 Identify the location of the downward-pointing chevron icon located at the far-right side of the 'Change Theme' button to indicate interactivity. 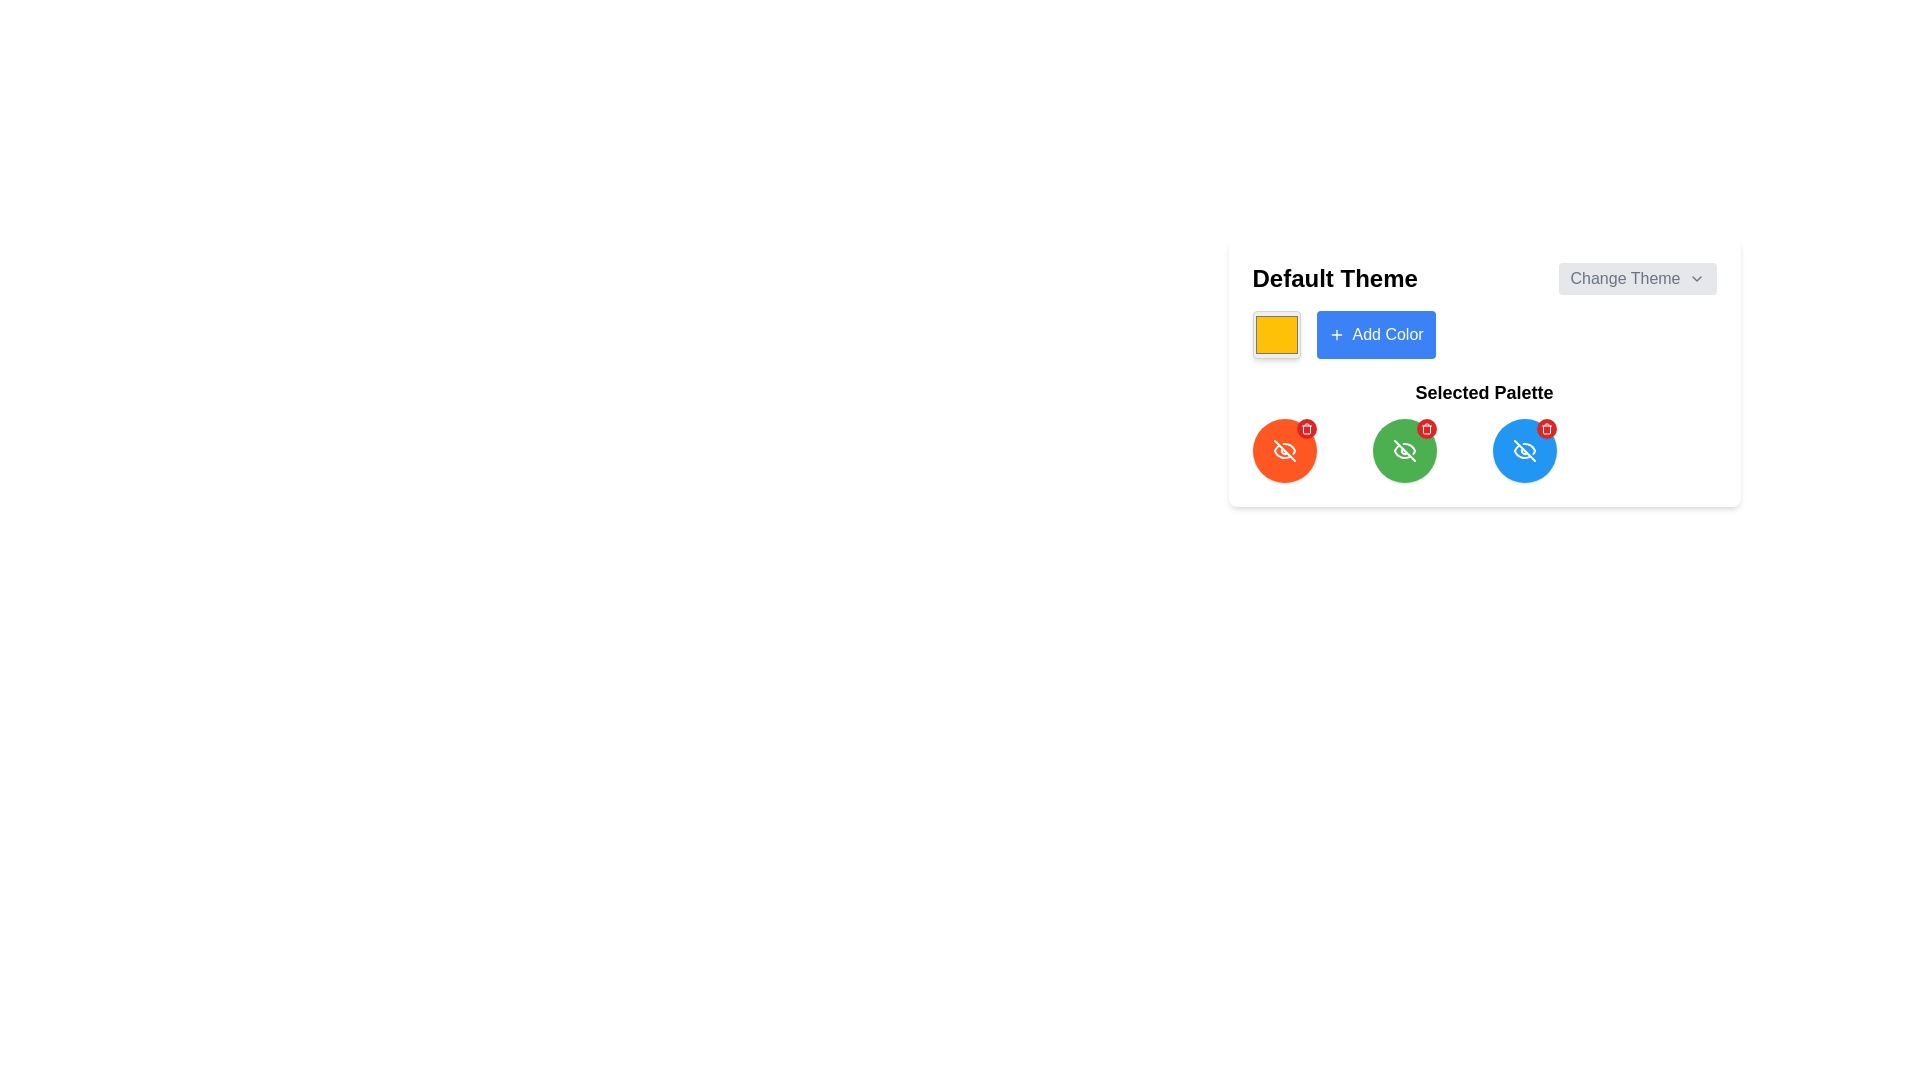
(1695, 278).